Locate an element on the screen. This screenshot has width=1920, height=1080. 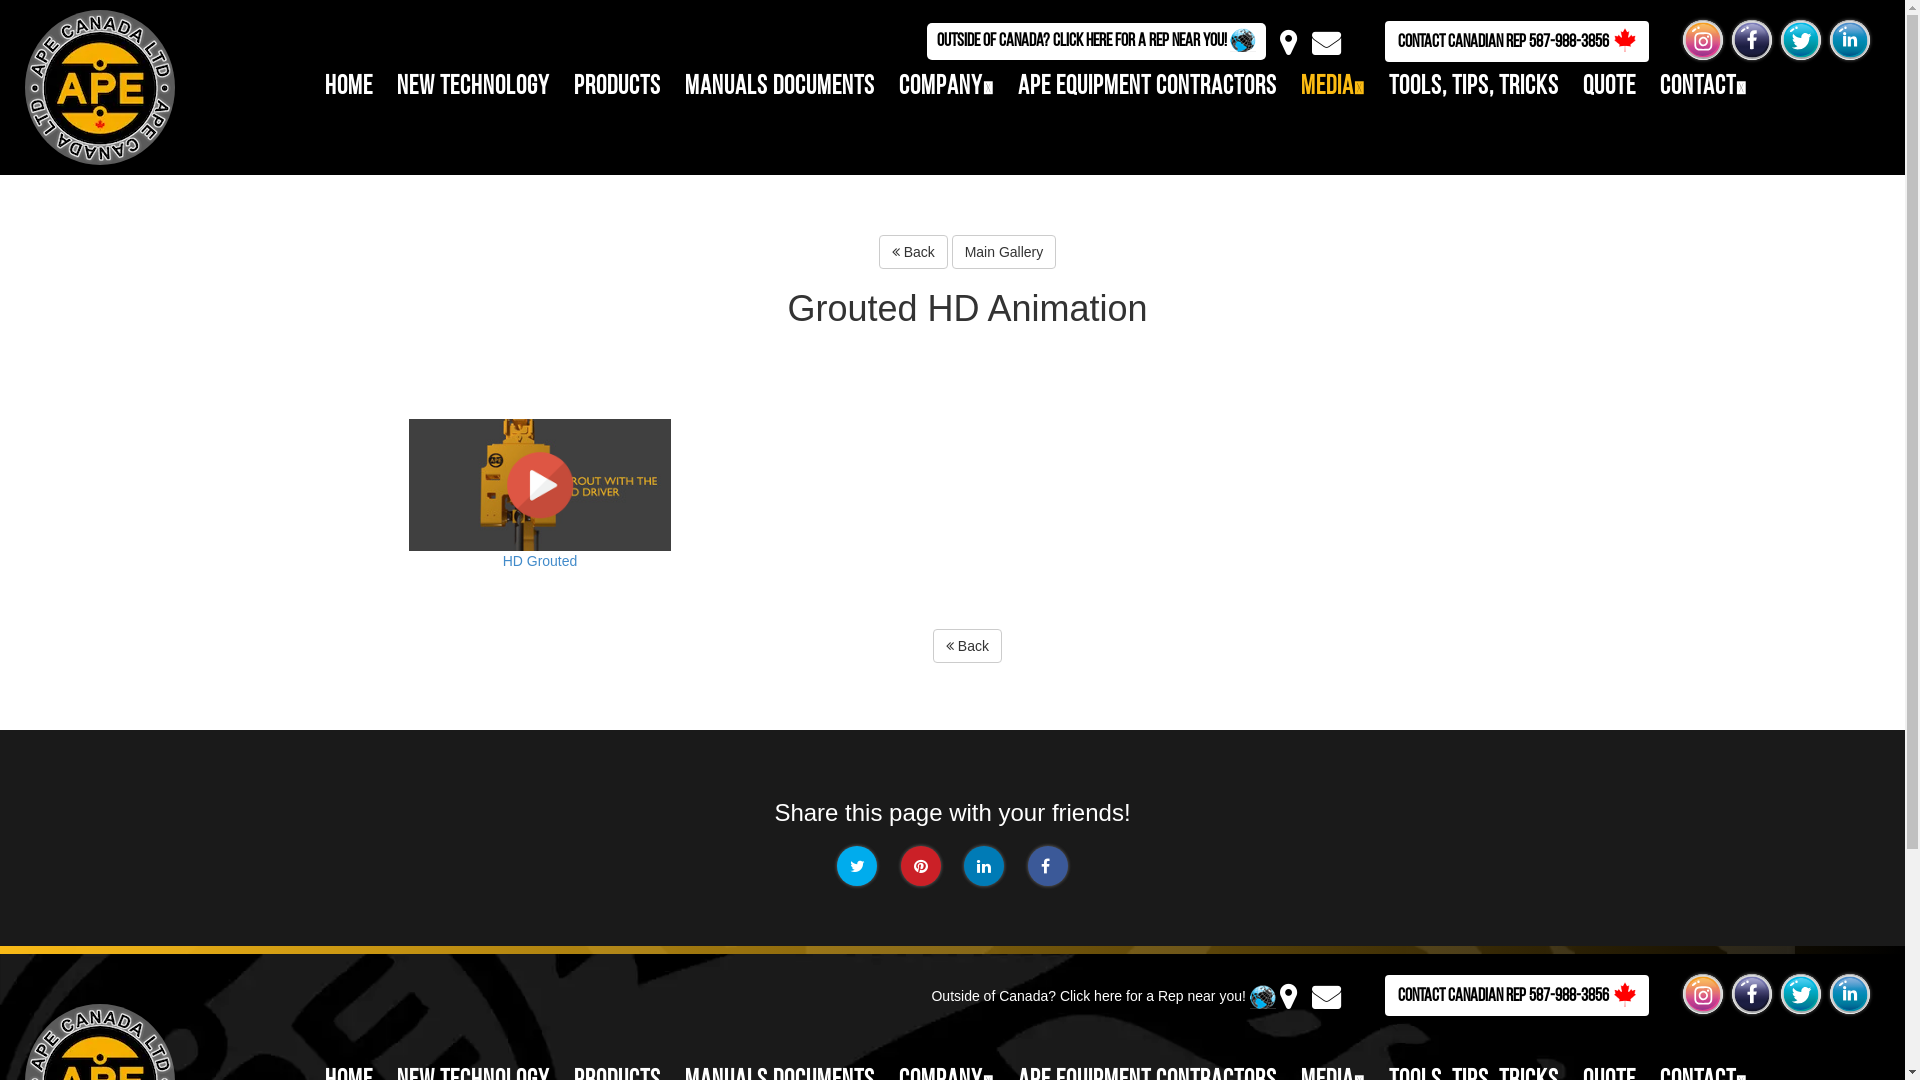
'Follow us on Twitter' is located at coordinates (1800, 39).